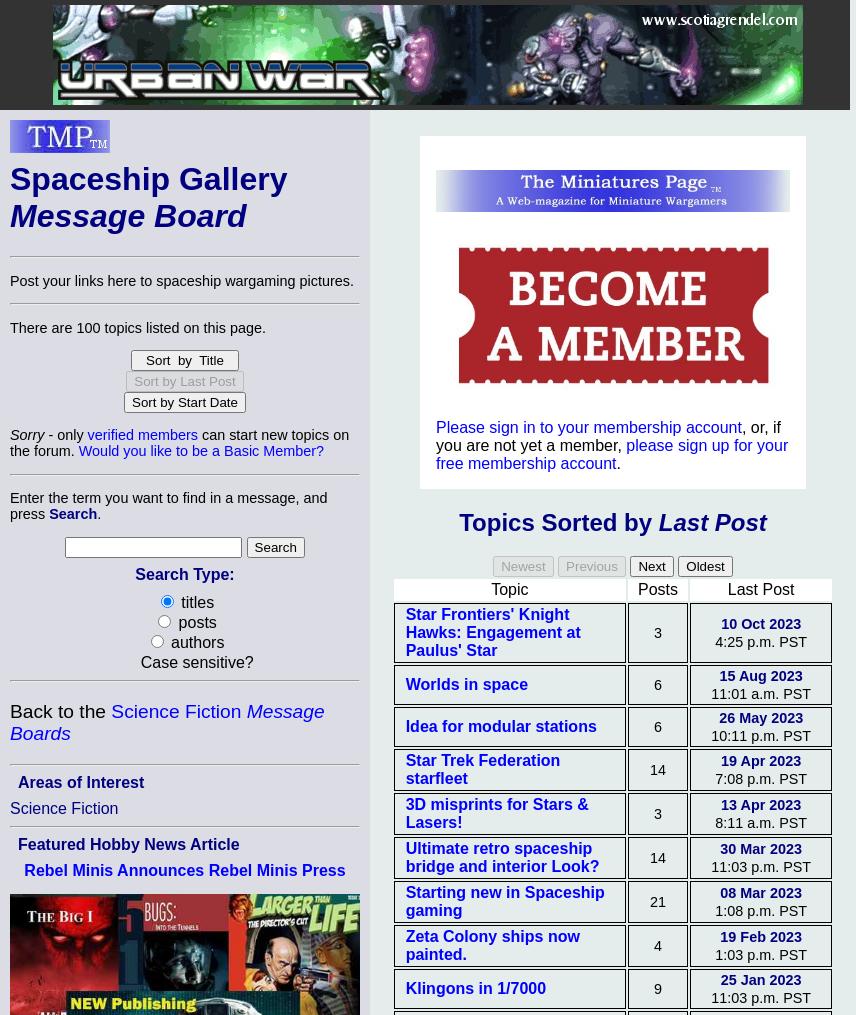  What do you see at coordinates (653, 945) in the screenshot?
I see `'4'` at bounding box center [653, 945].